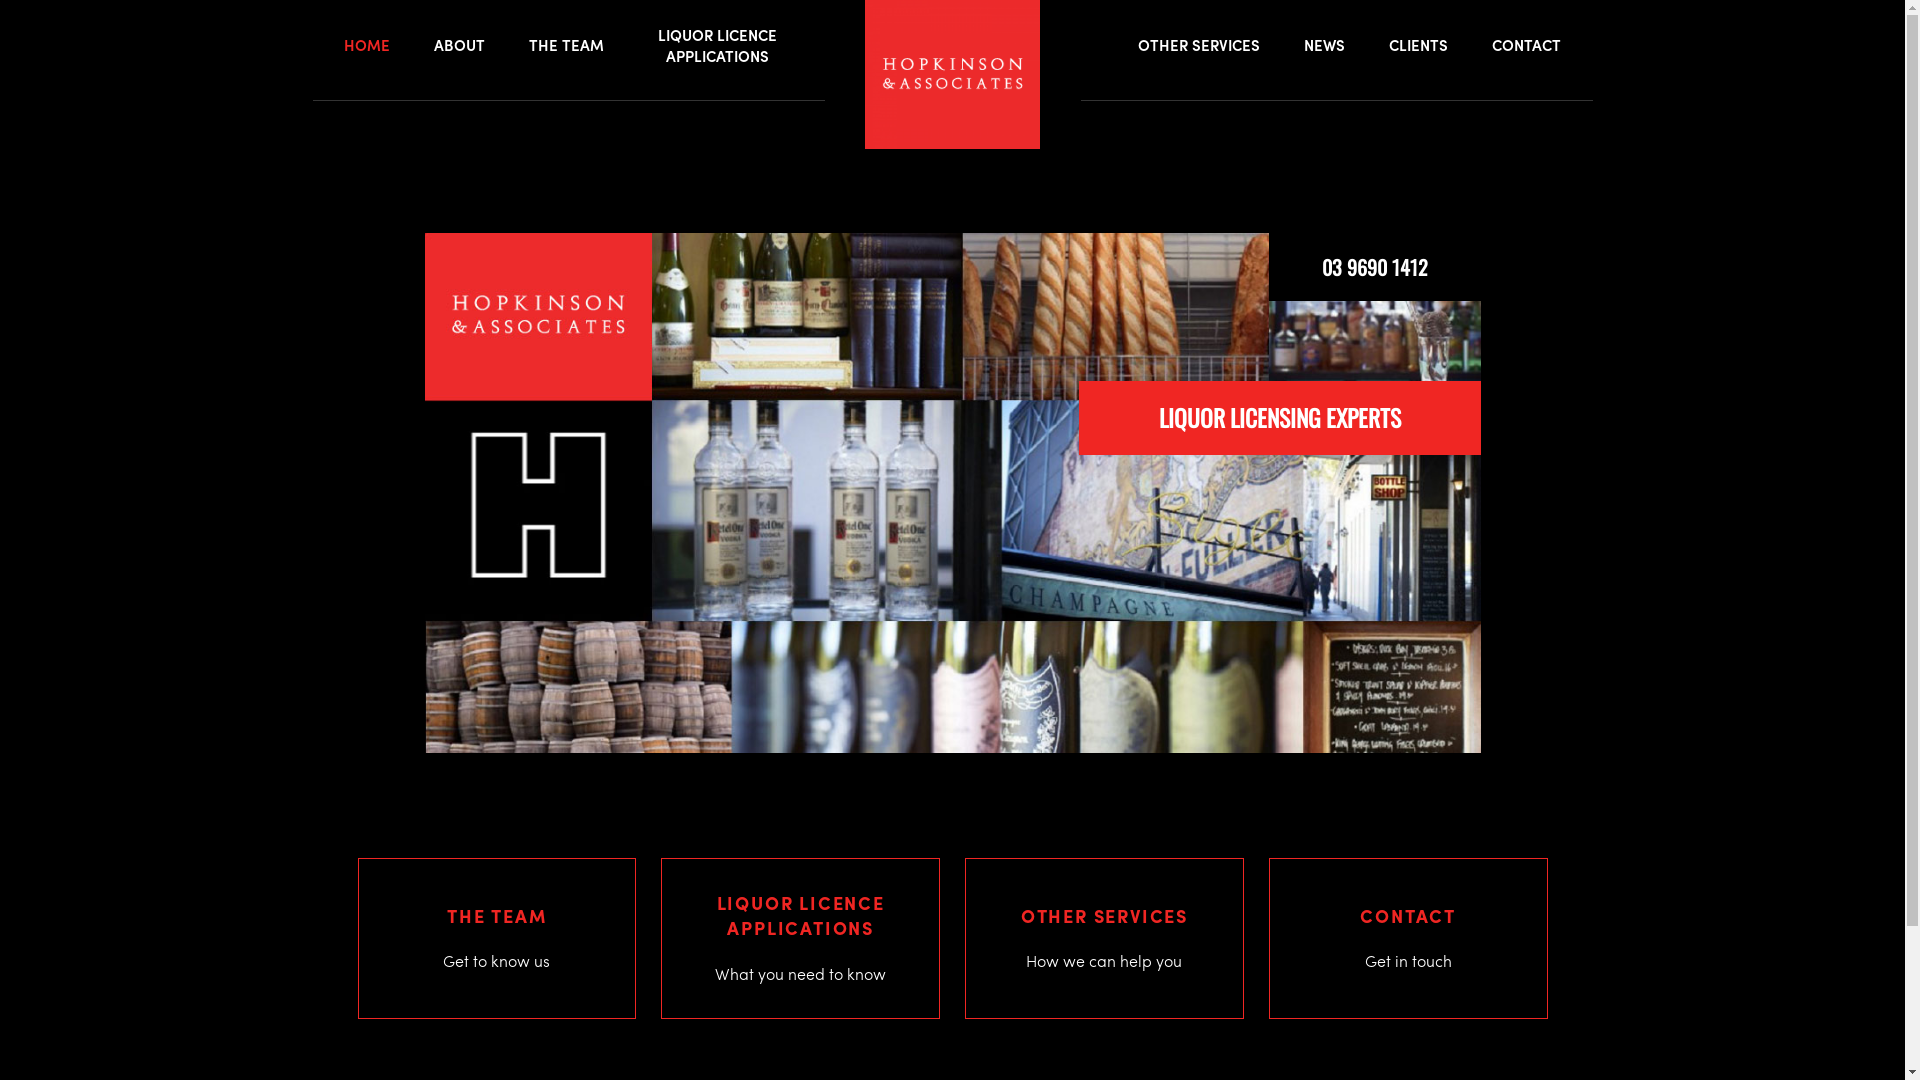 The height and width of the screenshot is (1080, 1920). What do you see at coordinates (1324, 45) in the screenshot?
I see `'NEWS'` at bounding box center [1324, 45].